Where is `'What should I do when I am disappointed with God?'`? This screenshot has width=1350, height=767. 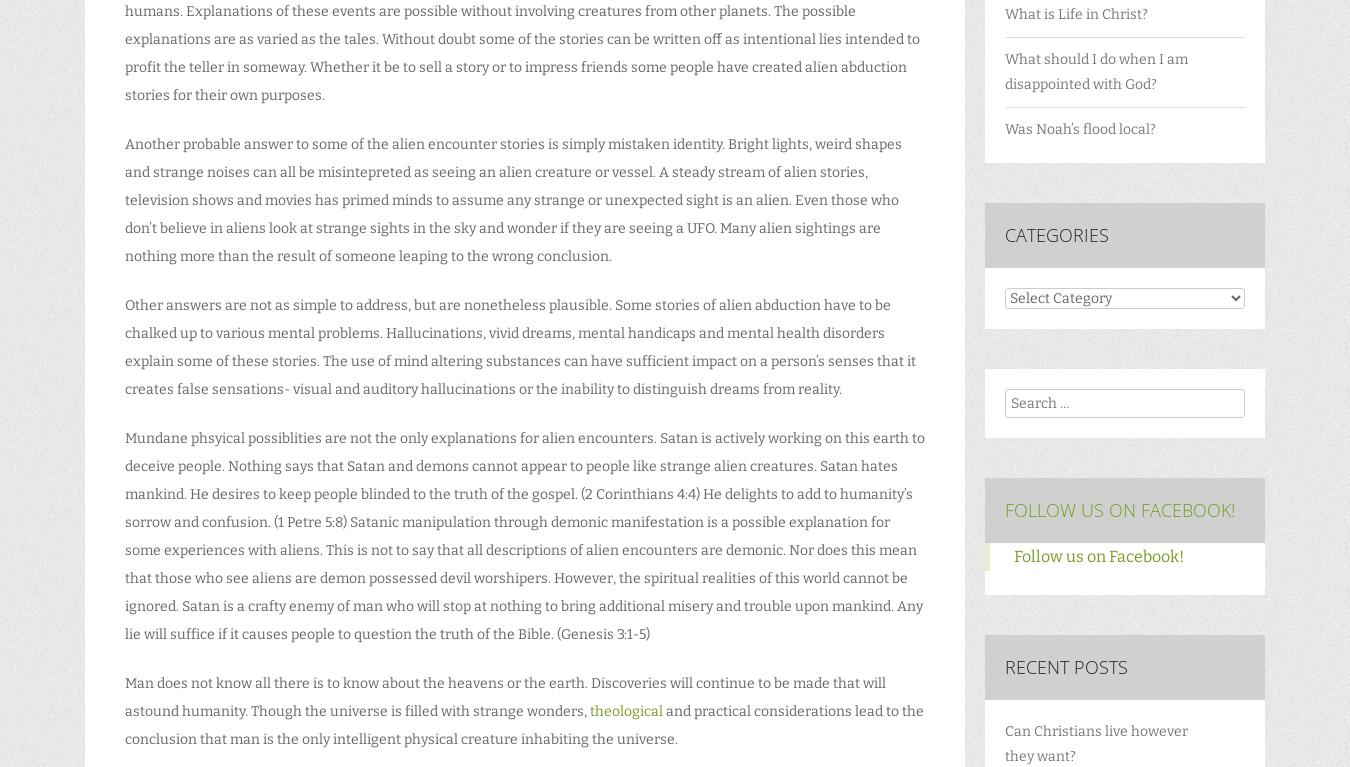
'What should I do when I am disappointed with God?' is located at coordinates (1096, 70).